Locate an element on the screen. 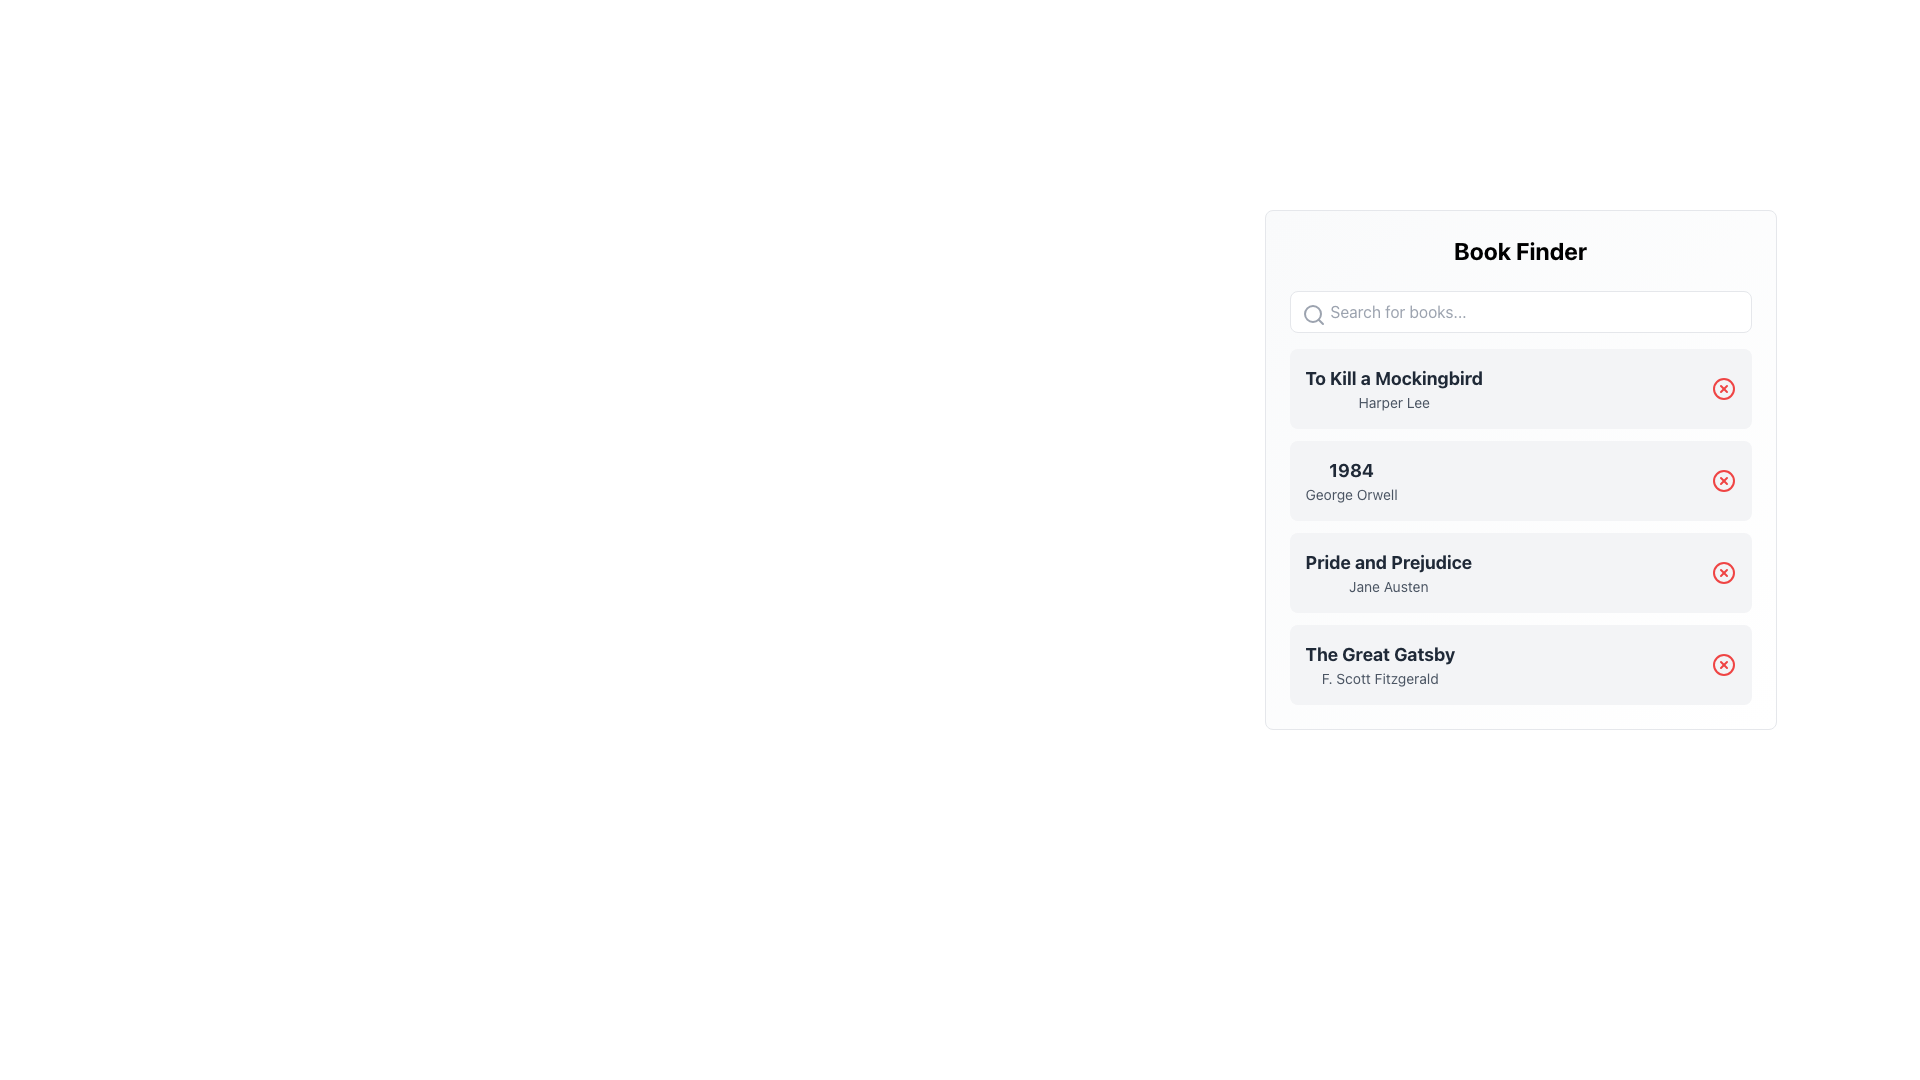  the title label for the book 'Pride and Prejudice', which is located near the center of the 'Book Finder' list is located at coordinates (1387, 563).